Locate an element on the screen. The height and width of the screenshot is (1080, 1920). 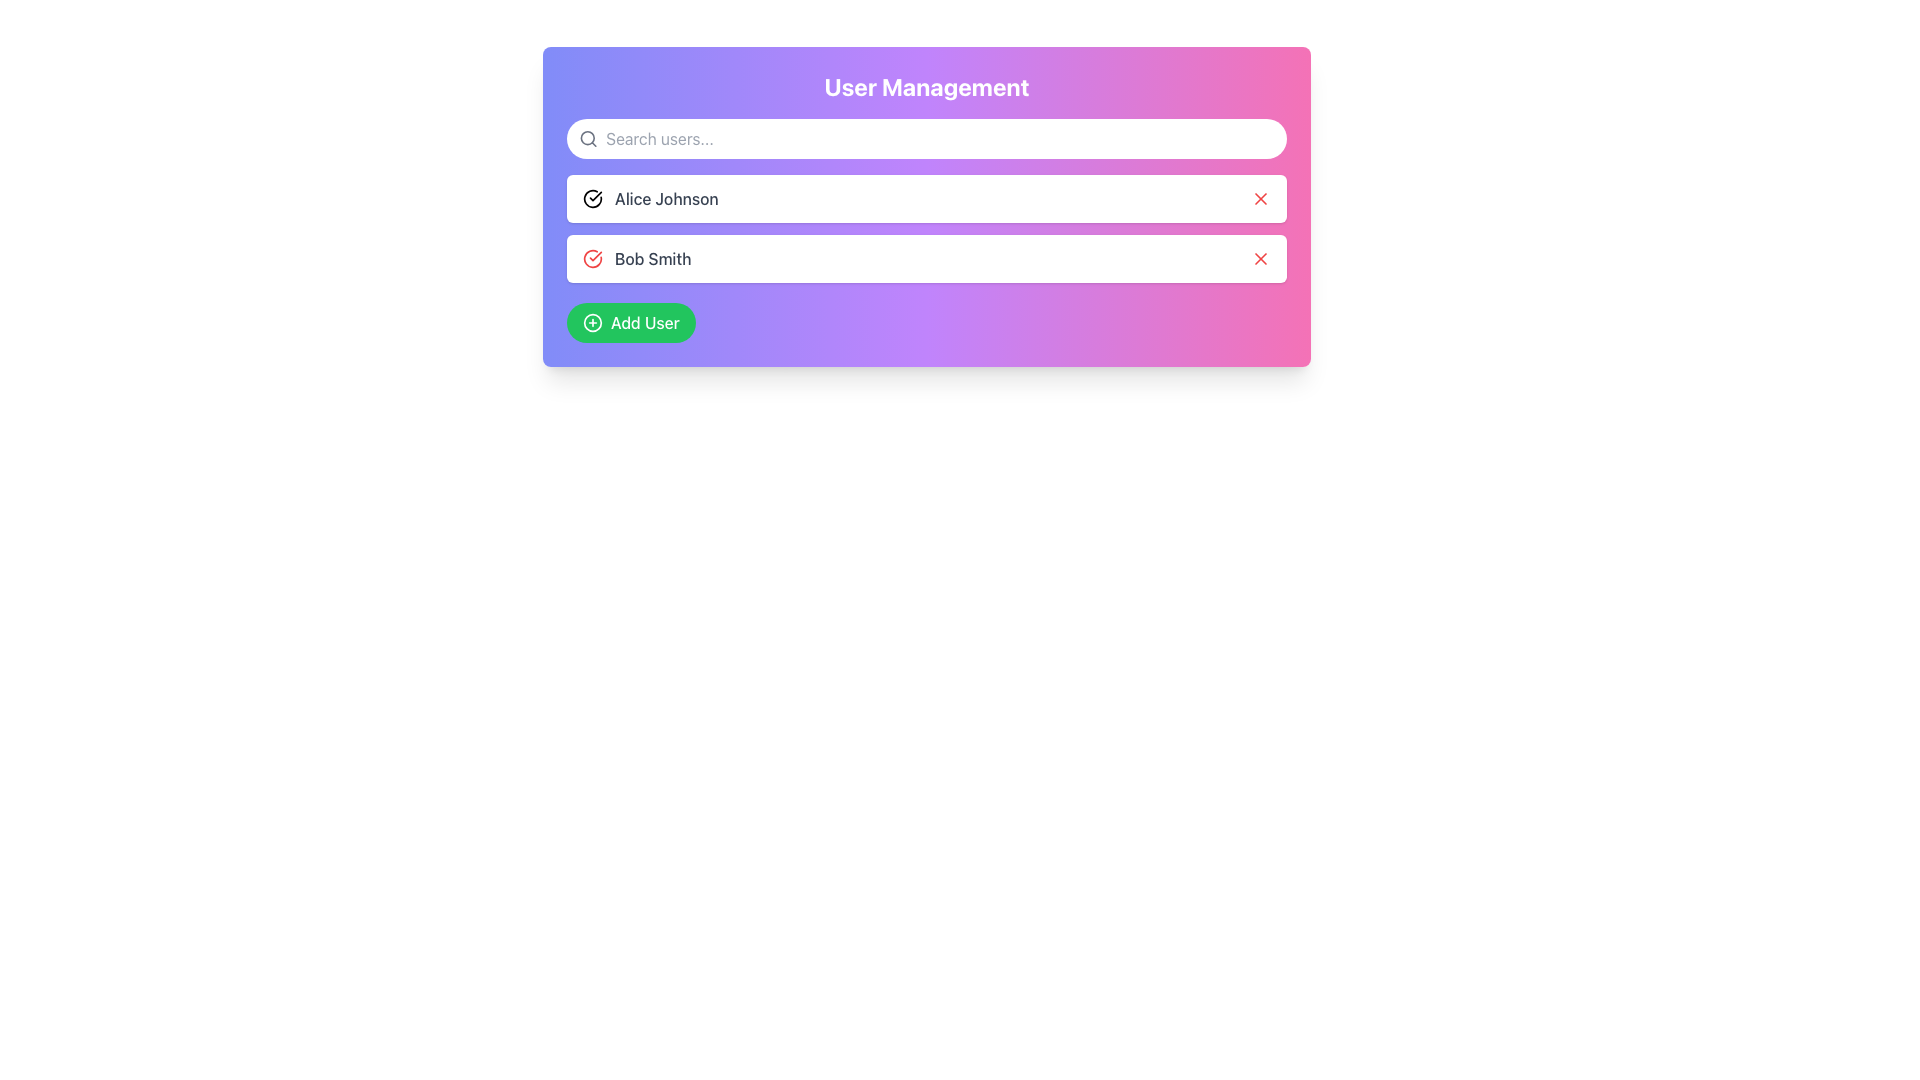
the text label containing the name 'Alice Johnson' is located at coordinates (650, 199).